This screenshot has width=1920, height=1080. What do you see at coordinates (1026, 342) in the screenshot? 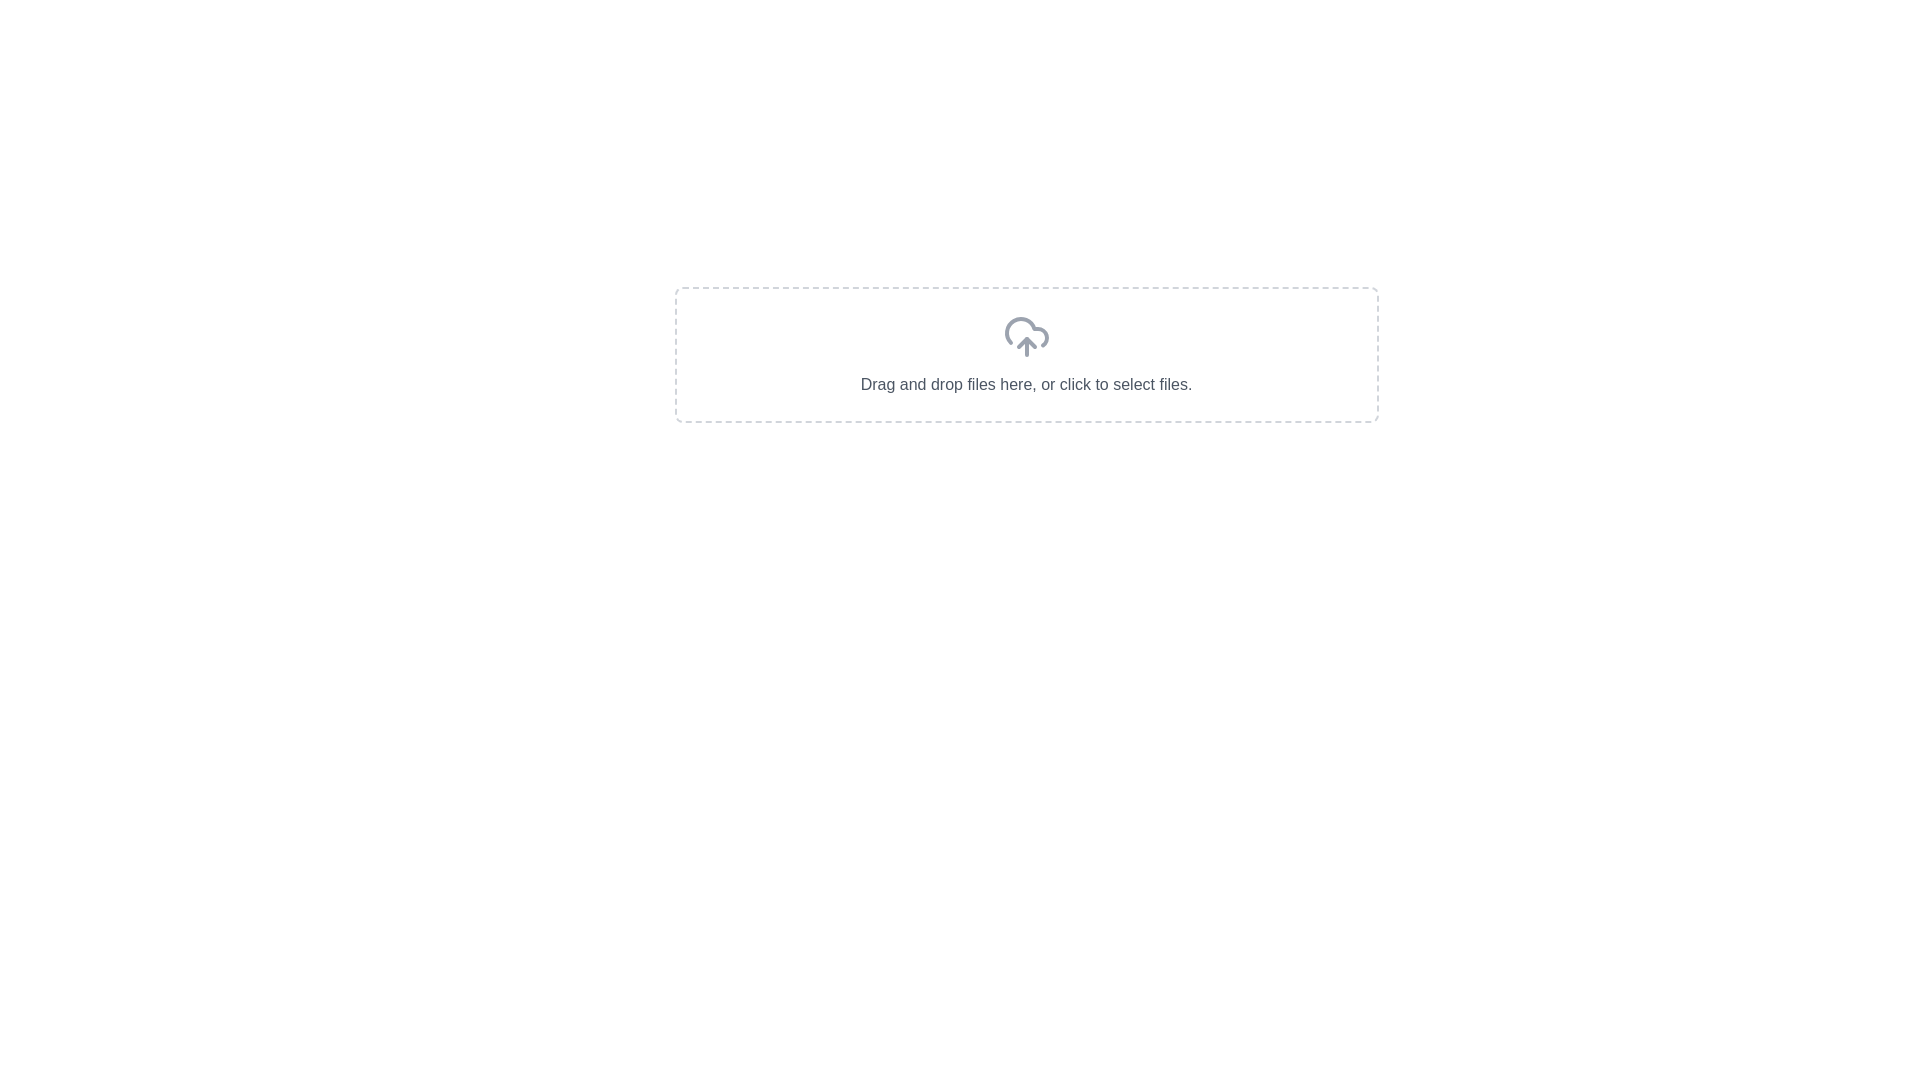
I see `the upload action graphical icon represented by a cloud and an upward arrow, located at the bottom center of the cloud` at bounding box center [1026, 342].